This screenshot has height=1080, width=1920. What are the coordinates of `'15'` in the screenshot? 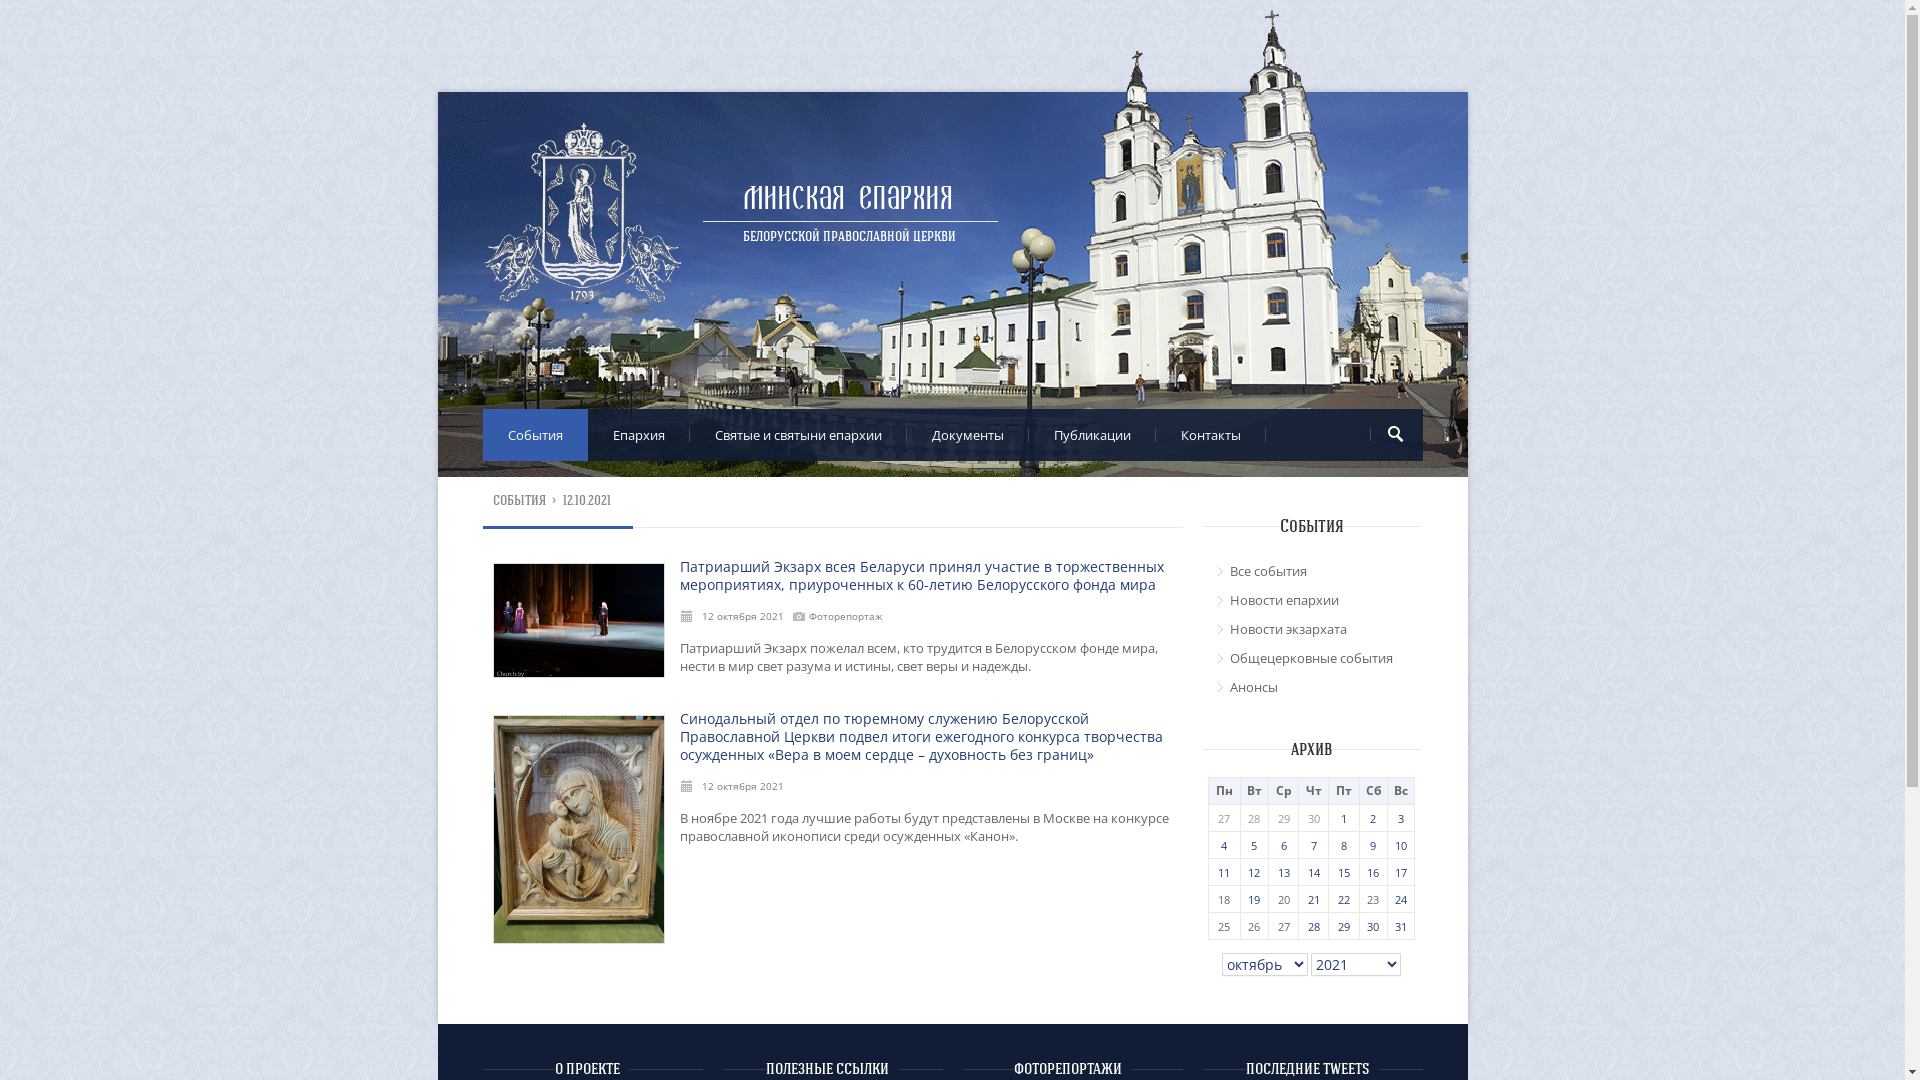 It's located at (1344, 870).